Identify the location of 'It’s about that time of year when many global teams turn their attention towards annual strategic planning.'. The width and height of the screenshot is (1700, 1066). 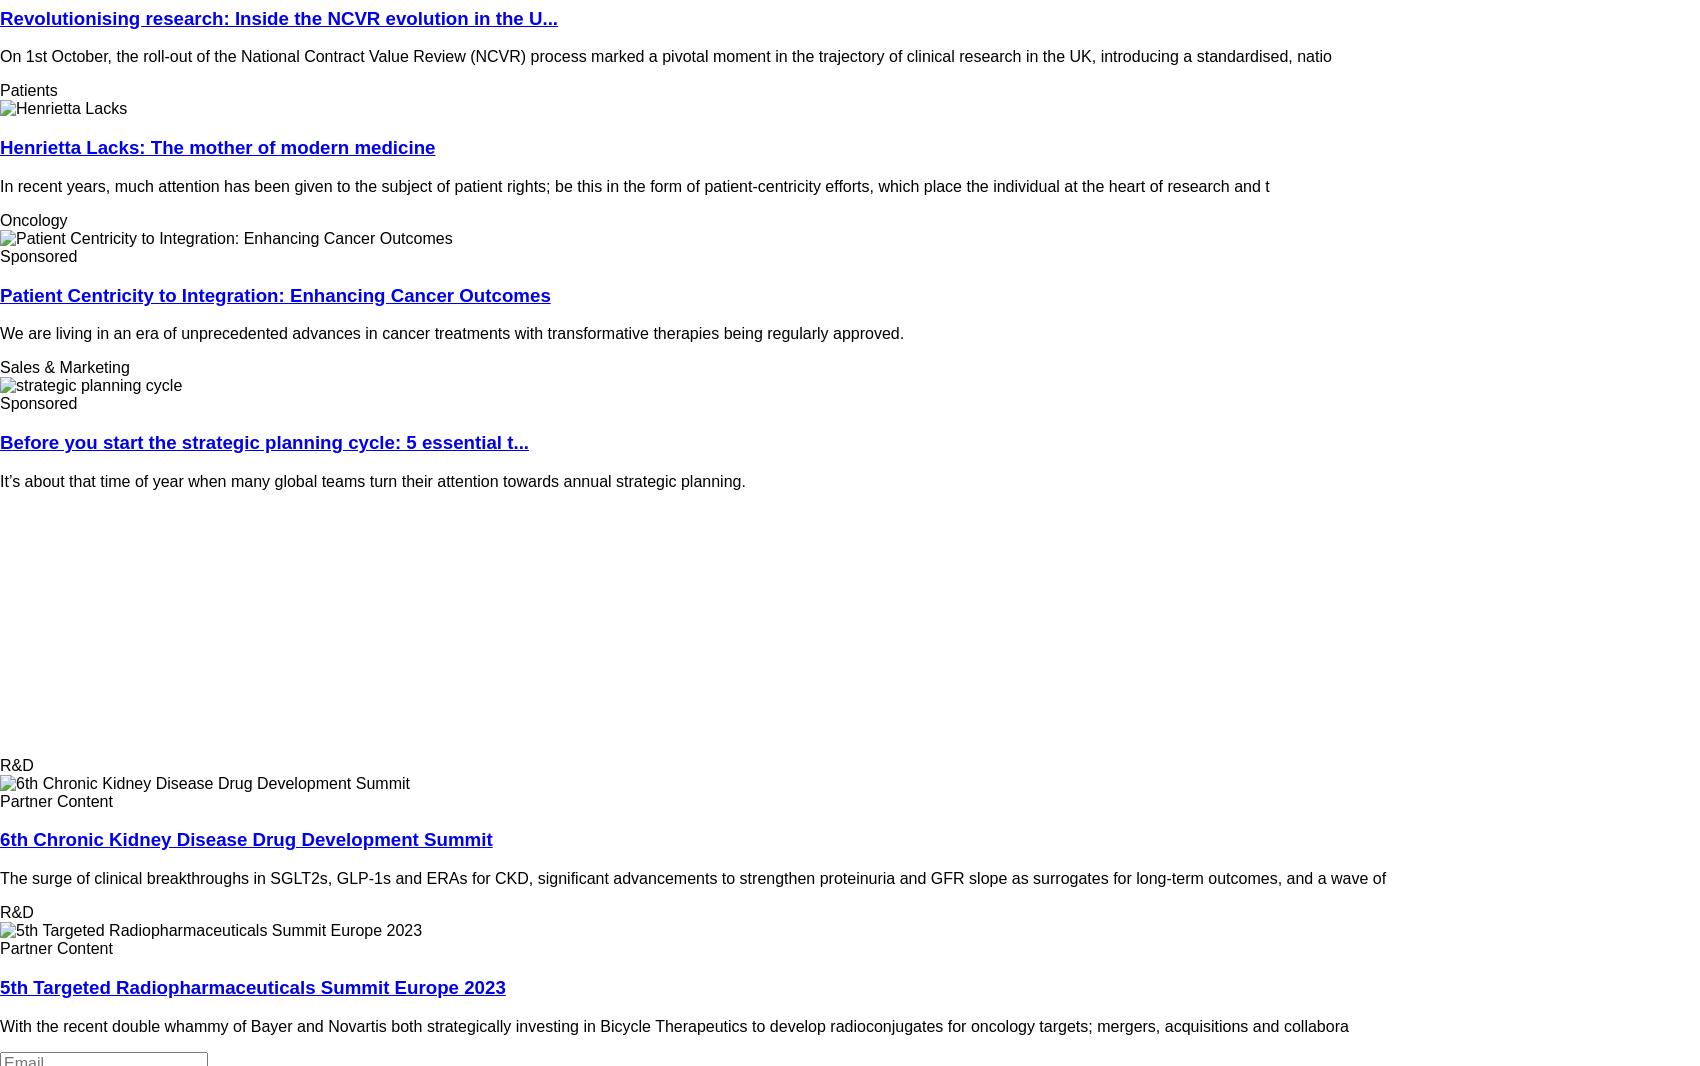
(374, 480).